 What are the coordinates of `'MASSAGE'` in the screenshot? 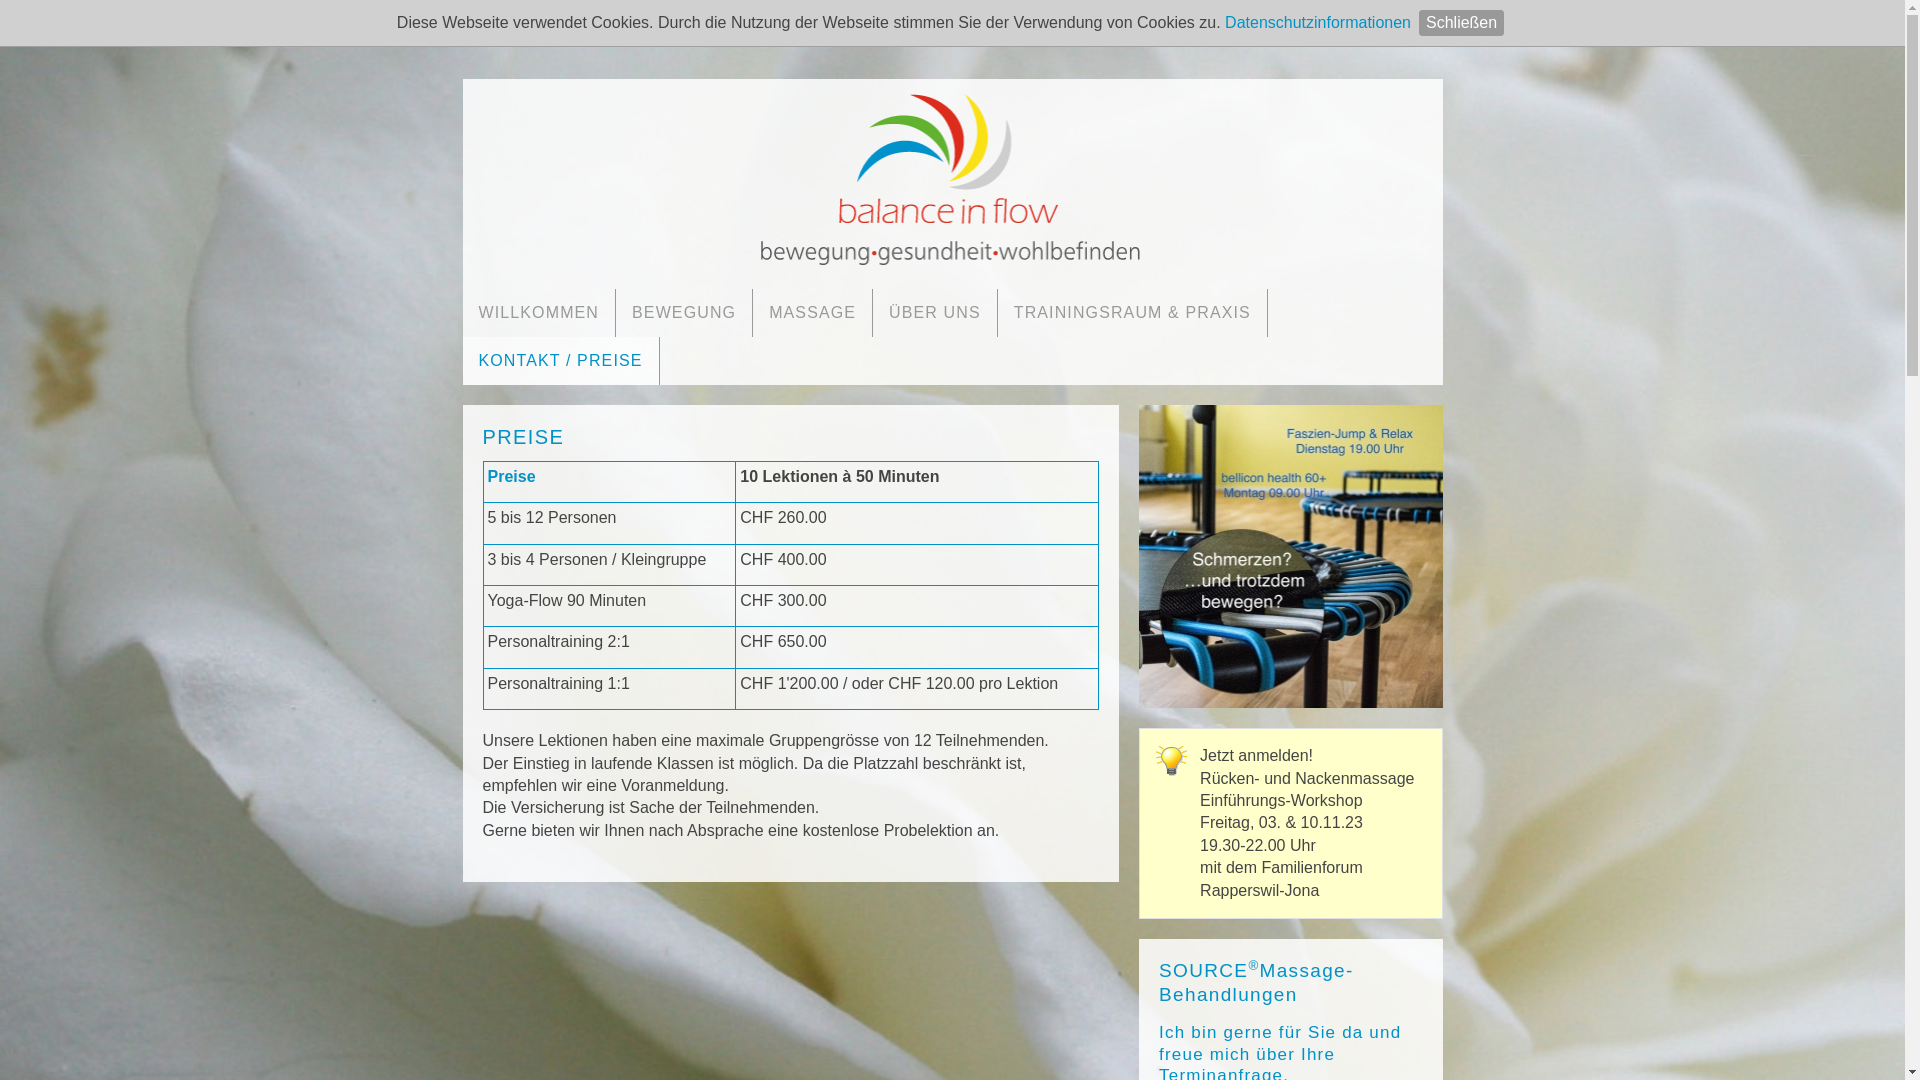 It's located at (812, 312).